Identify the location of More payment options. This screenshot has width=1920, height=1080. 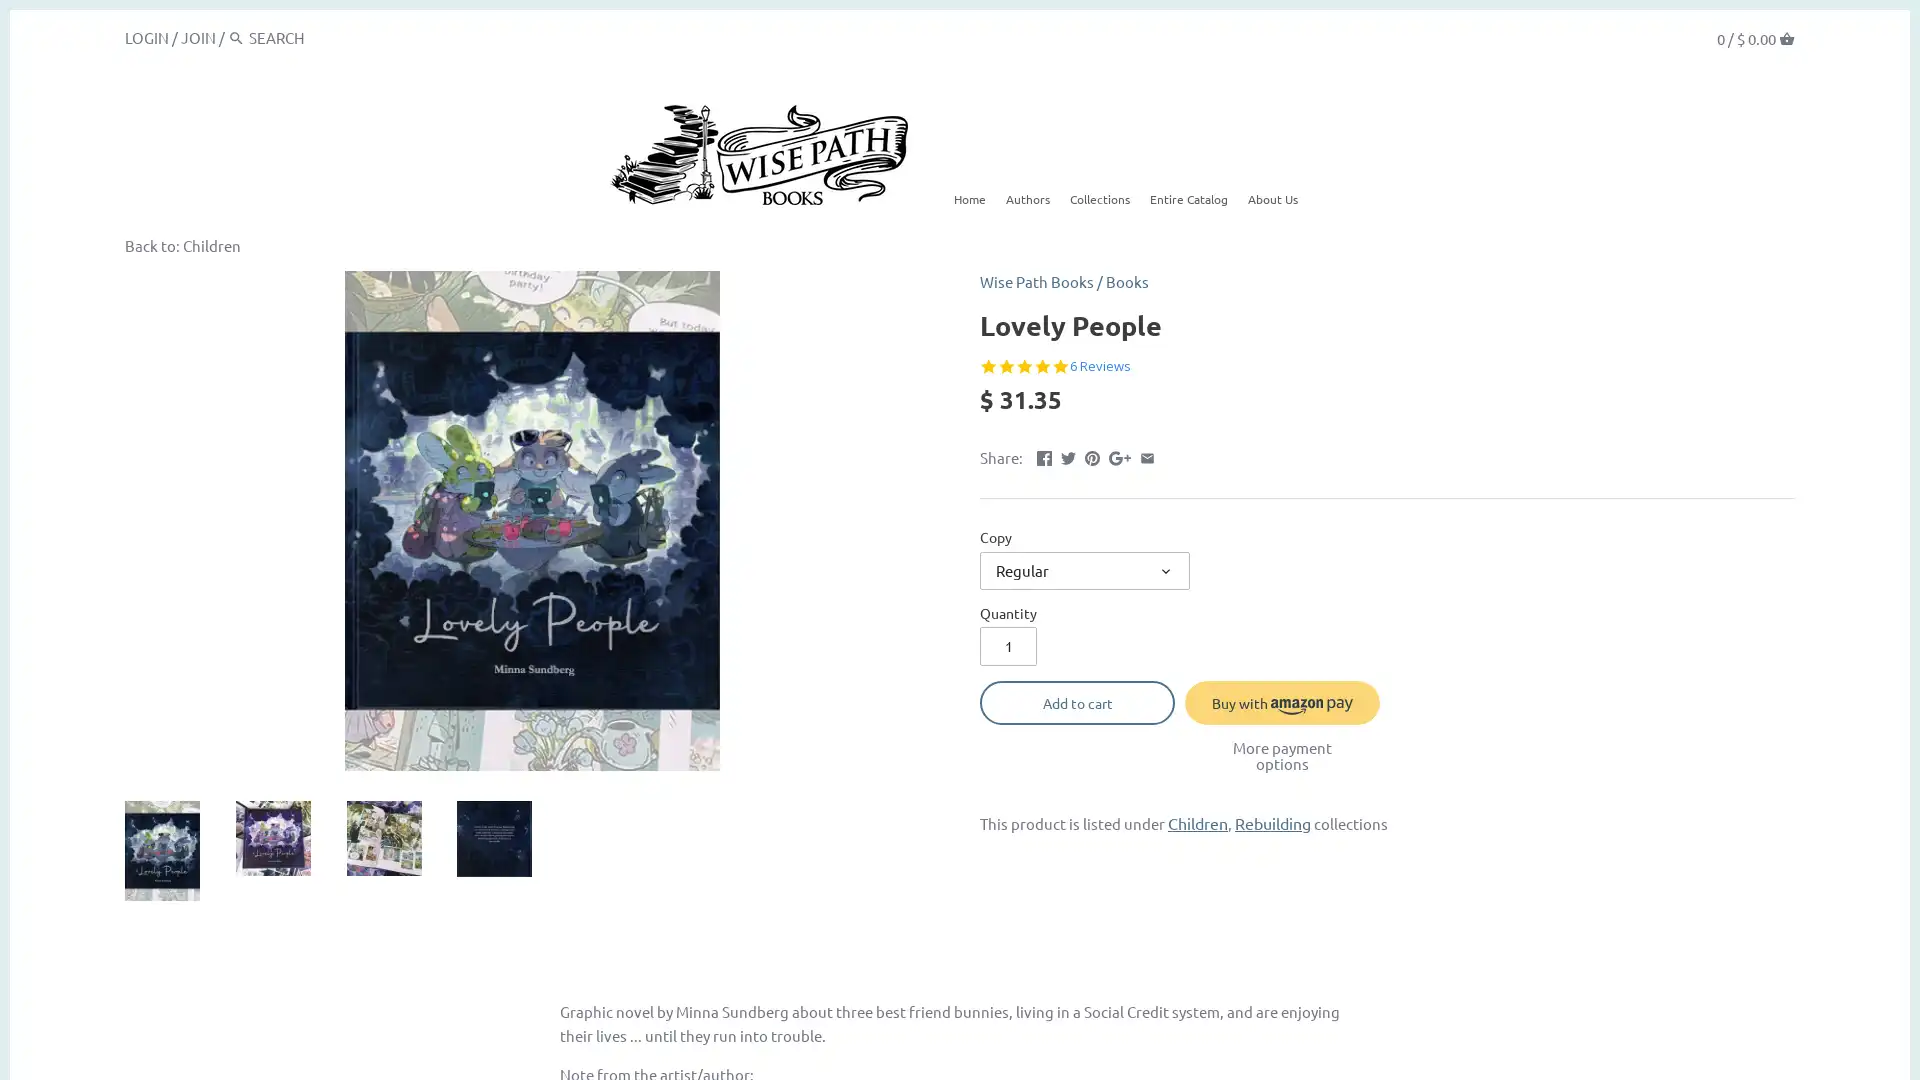
(1282, 755).